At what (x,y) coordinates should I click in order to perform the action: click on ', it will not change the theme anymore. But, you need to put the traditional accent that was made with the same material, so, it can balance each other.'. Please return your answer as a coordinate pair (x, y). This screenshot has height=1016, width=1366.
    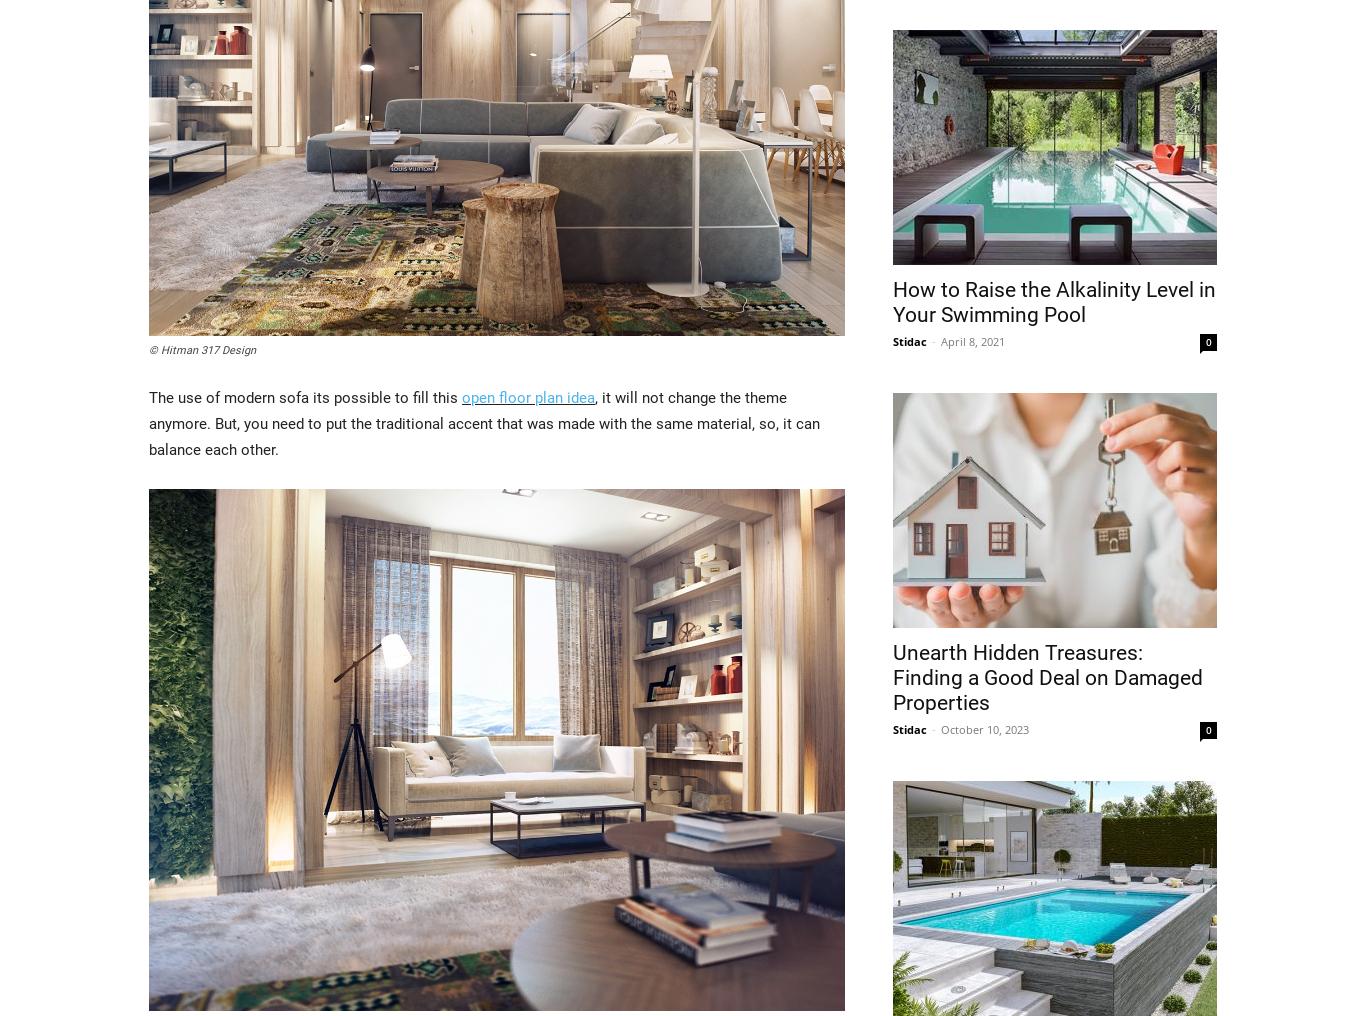
    Looking at the image, I should click on (484, 421).